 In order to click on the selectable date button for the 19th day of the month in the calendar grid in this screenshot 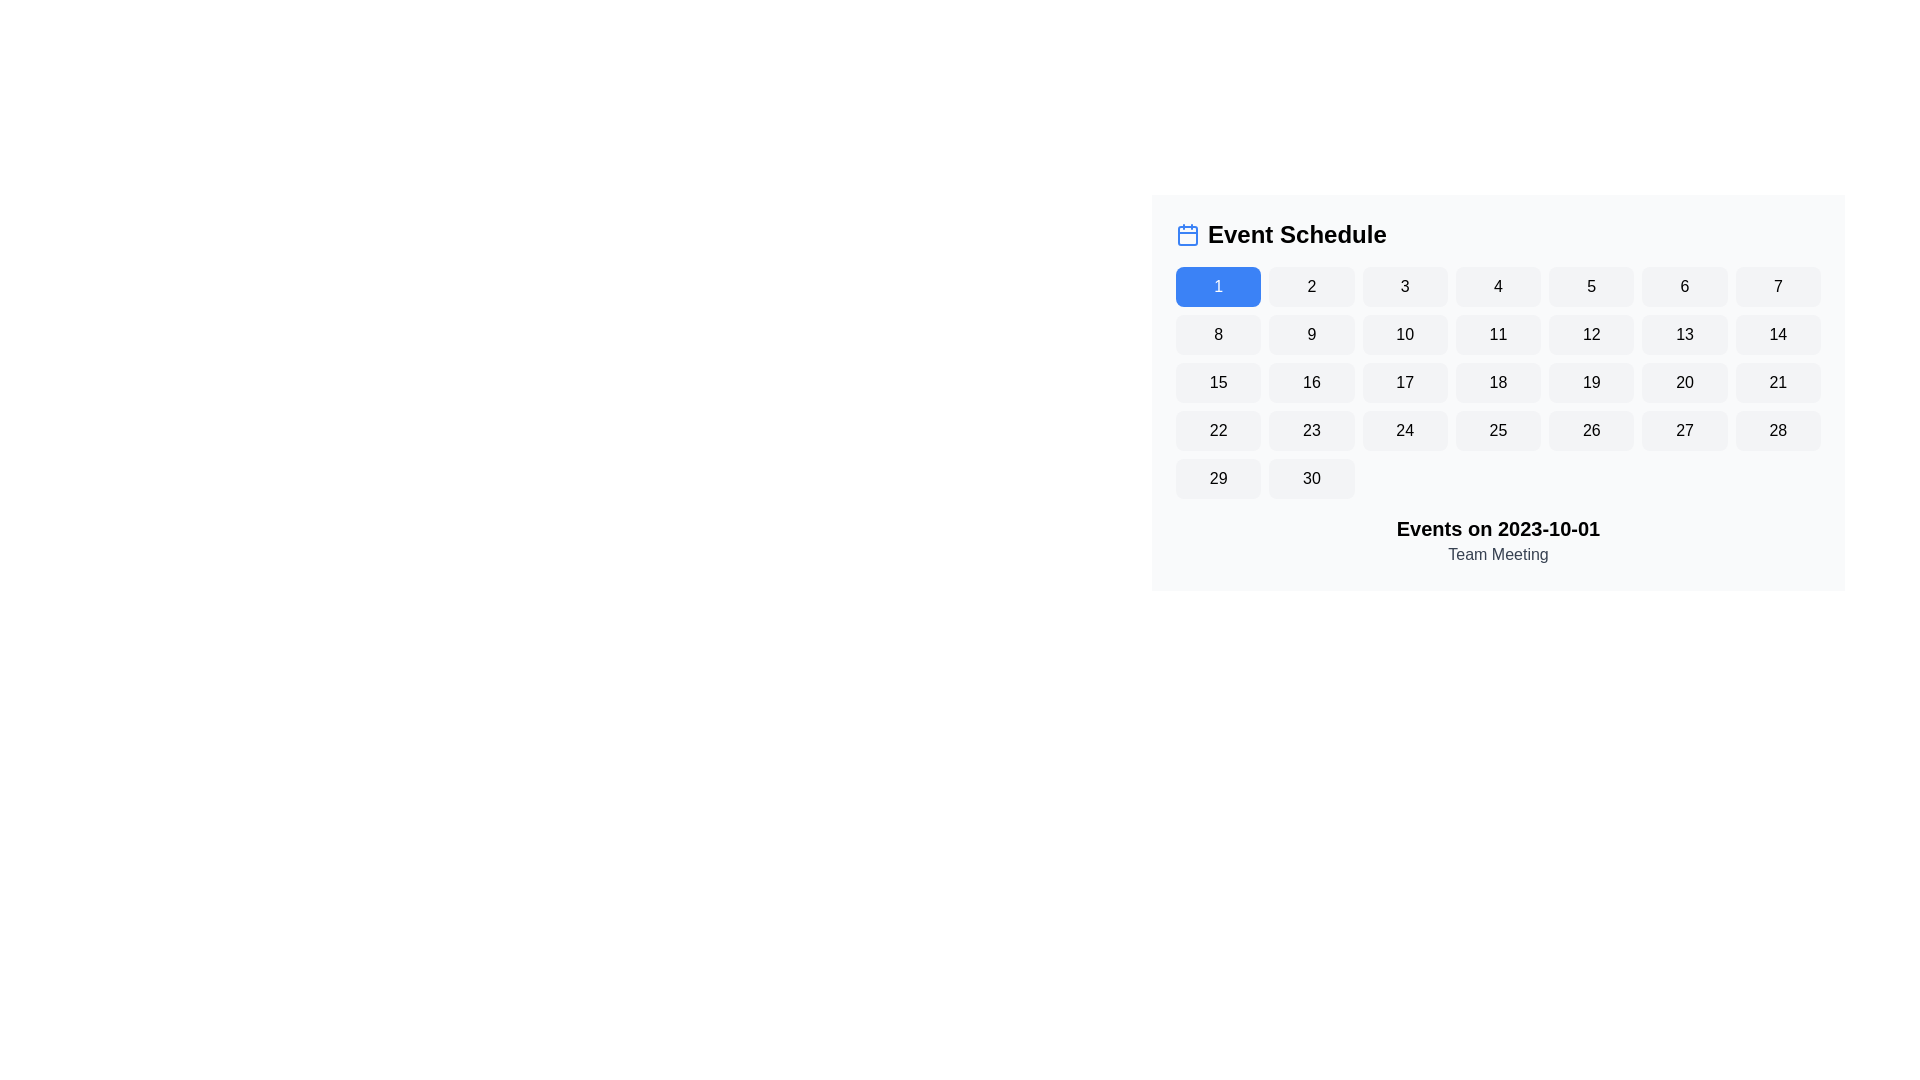, I will do `click(1590, 382)`.